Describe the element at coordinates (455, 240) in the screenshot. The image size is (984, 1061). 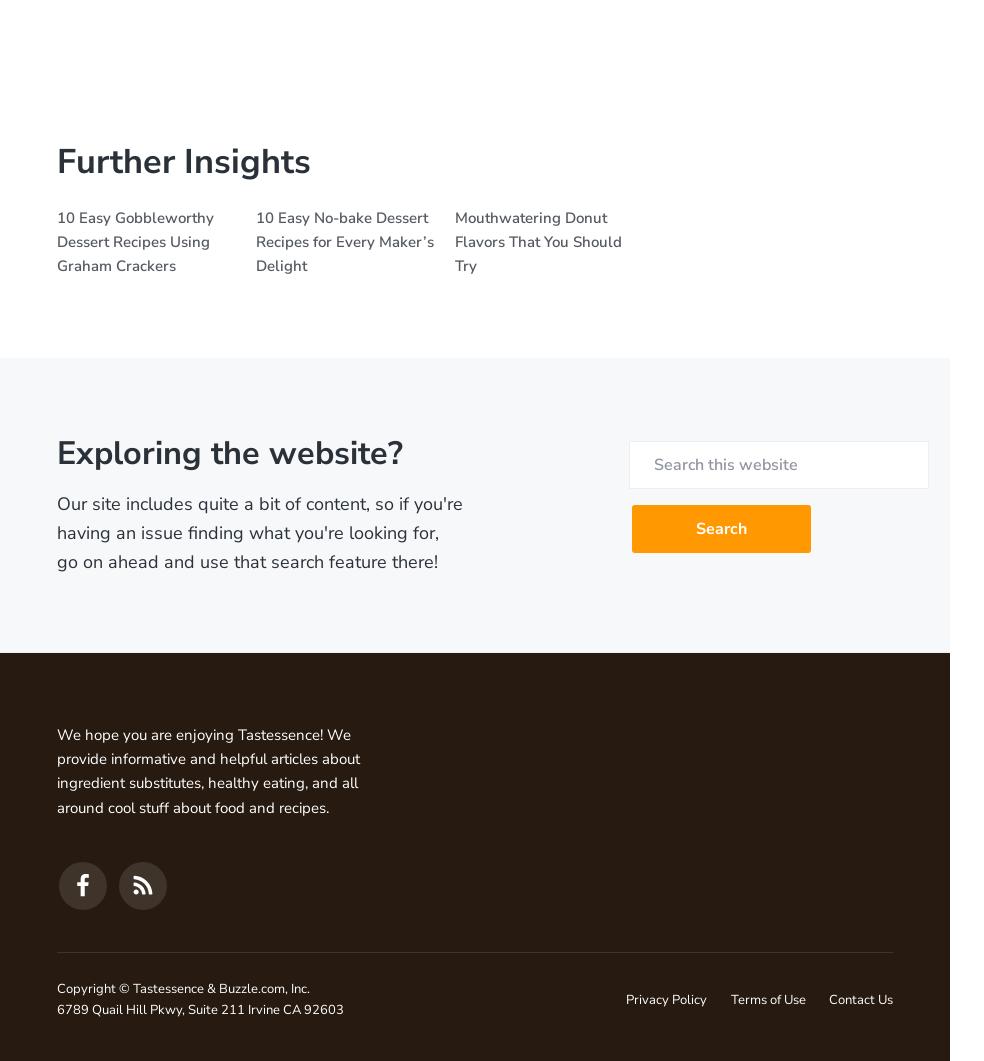
I see `'Mouthwatering Donut Flavors That You Should Try'` at that location.